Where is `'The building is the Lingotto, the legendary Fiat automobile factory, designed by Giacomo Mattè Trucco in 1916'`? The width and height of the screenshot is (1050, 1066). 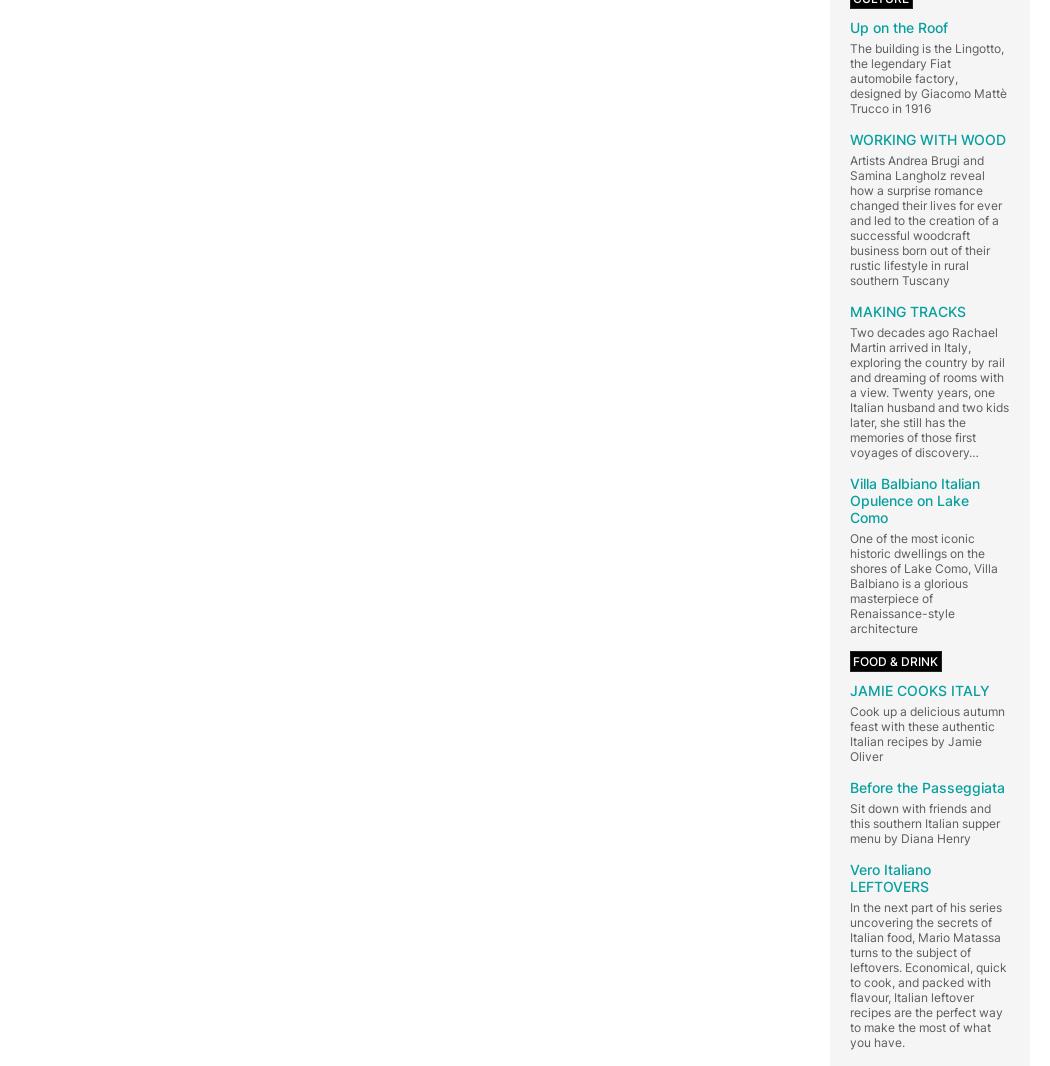 'The building is the Lingotto, the legendary Fiat automobile factory, designed by Giacomo Mattè Trucco in 1916' is located at coordinates (928, 76).